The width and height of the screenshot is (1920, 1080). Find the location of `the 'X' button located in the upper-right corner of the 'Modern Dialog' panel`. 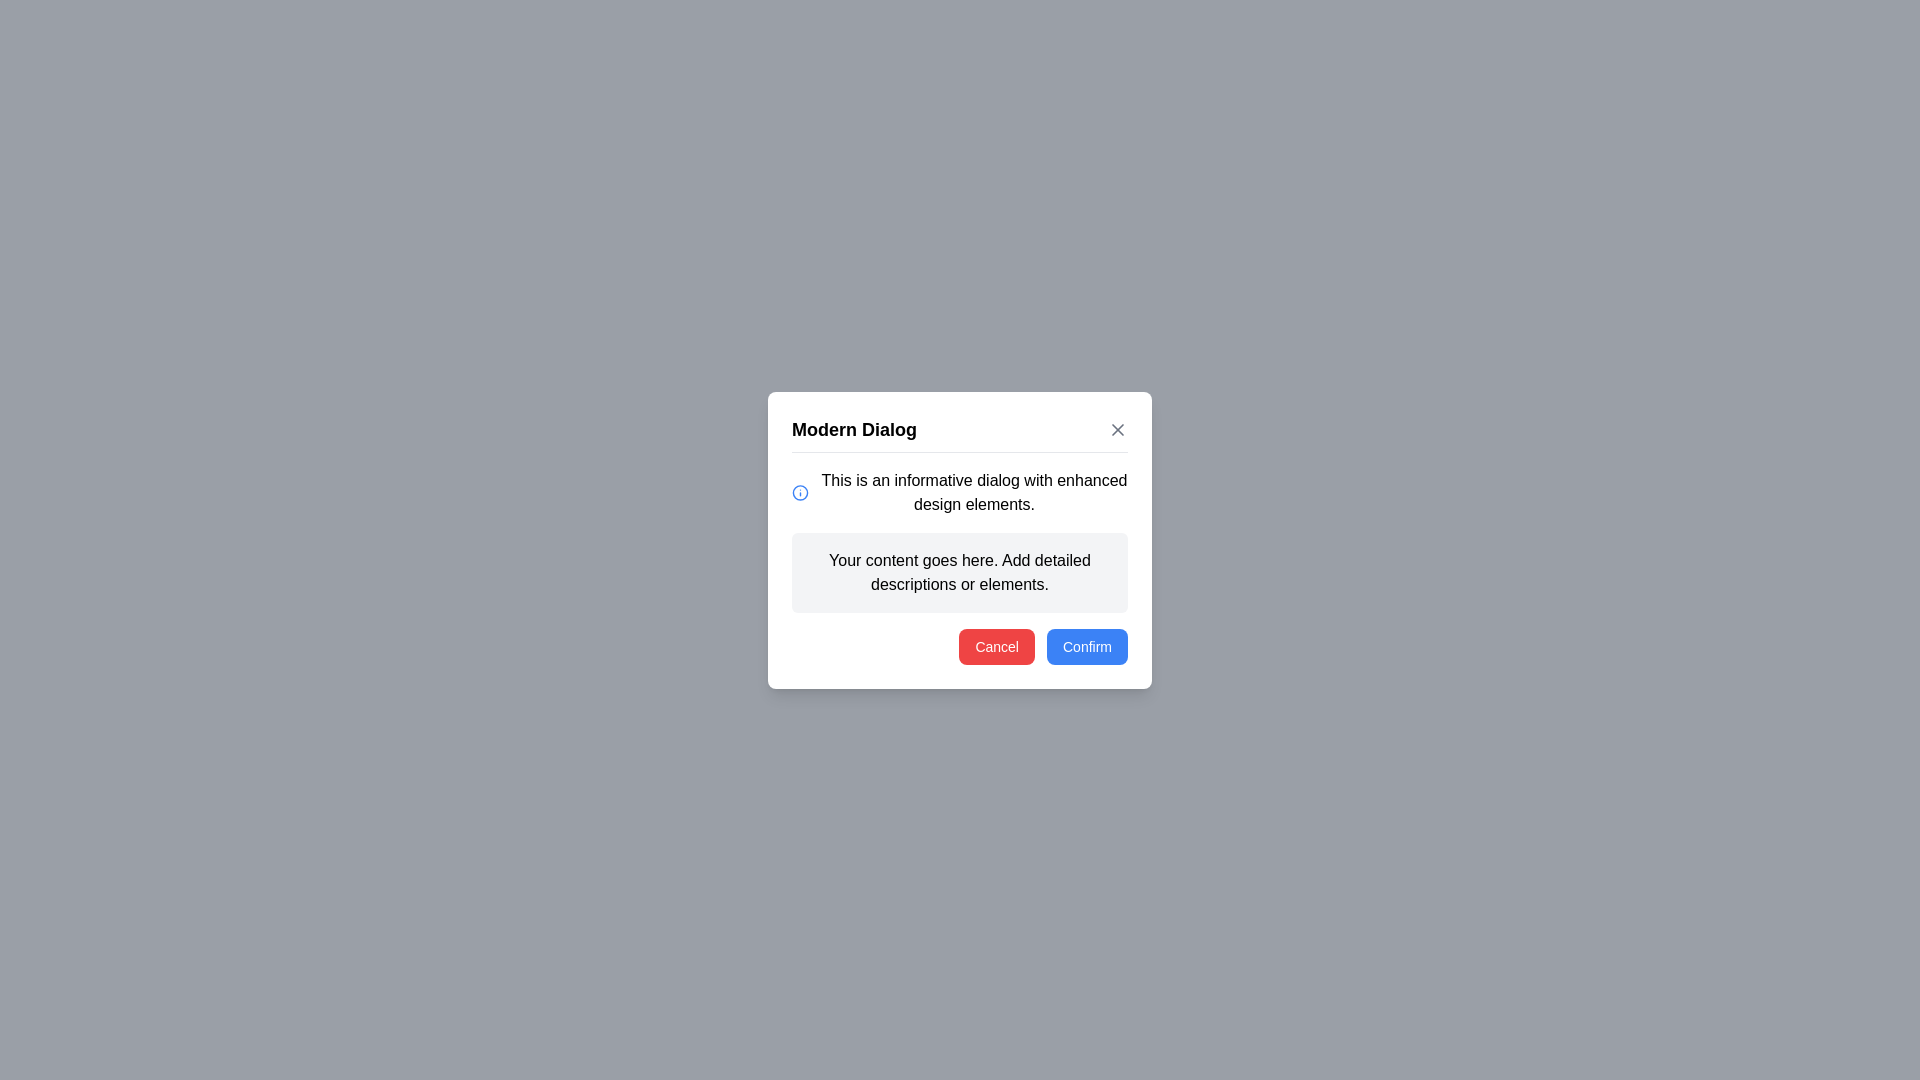

the 'X' button located in the upper-right corner of the 'Modern Dialog' panel is located at coordinates (1117, 427).